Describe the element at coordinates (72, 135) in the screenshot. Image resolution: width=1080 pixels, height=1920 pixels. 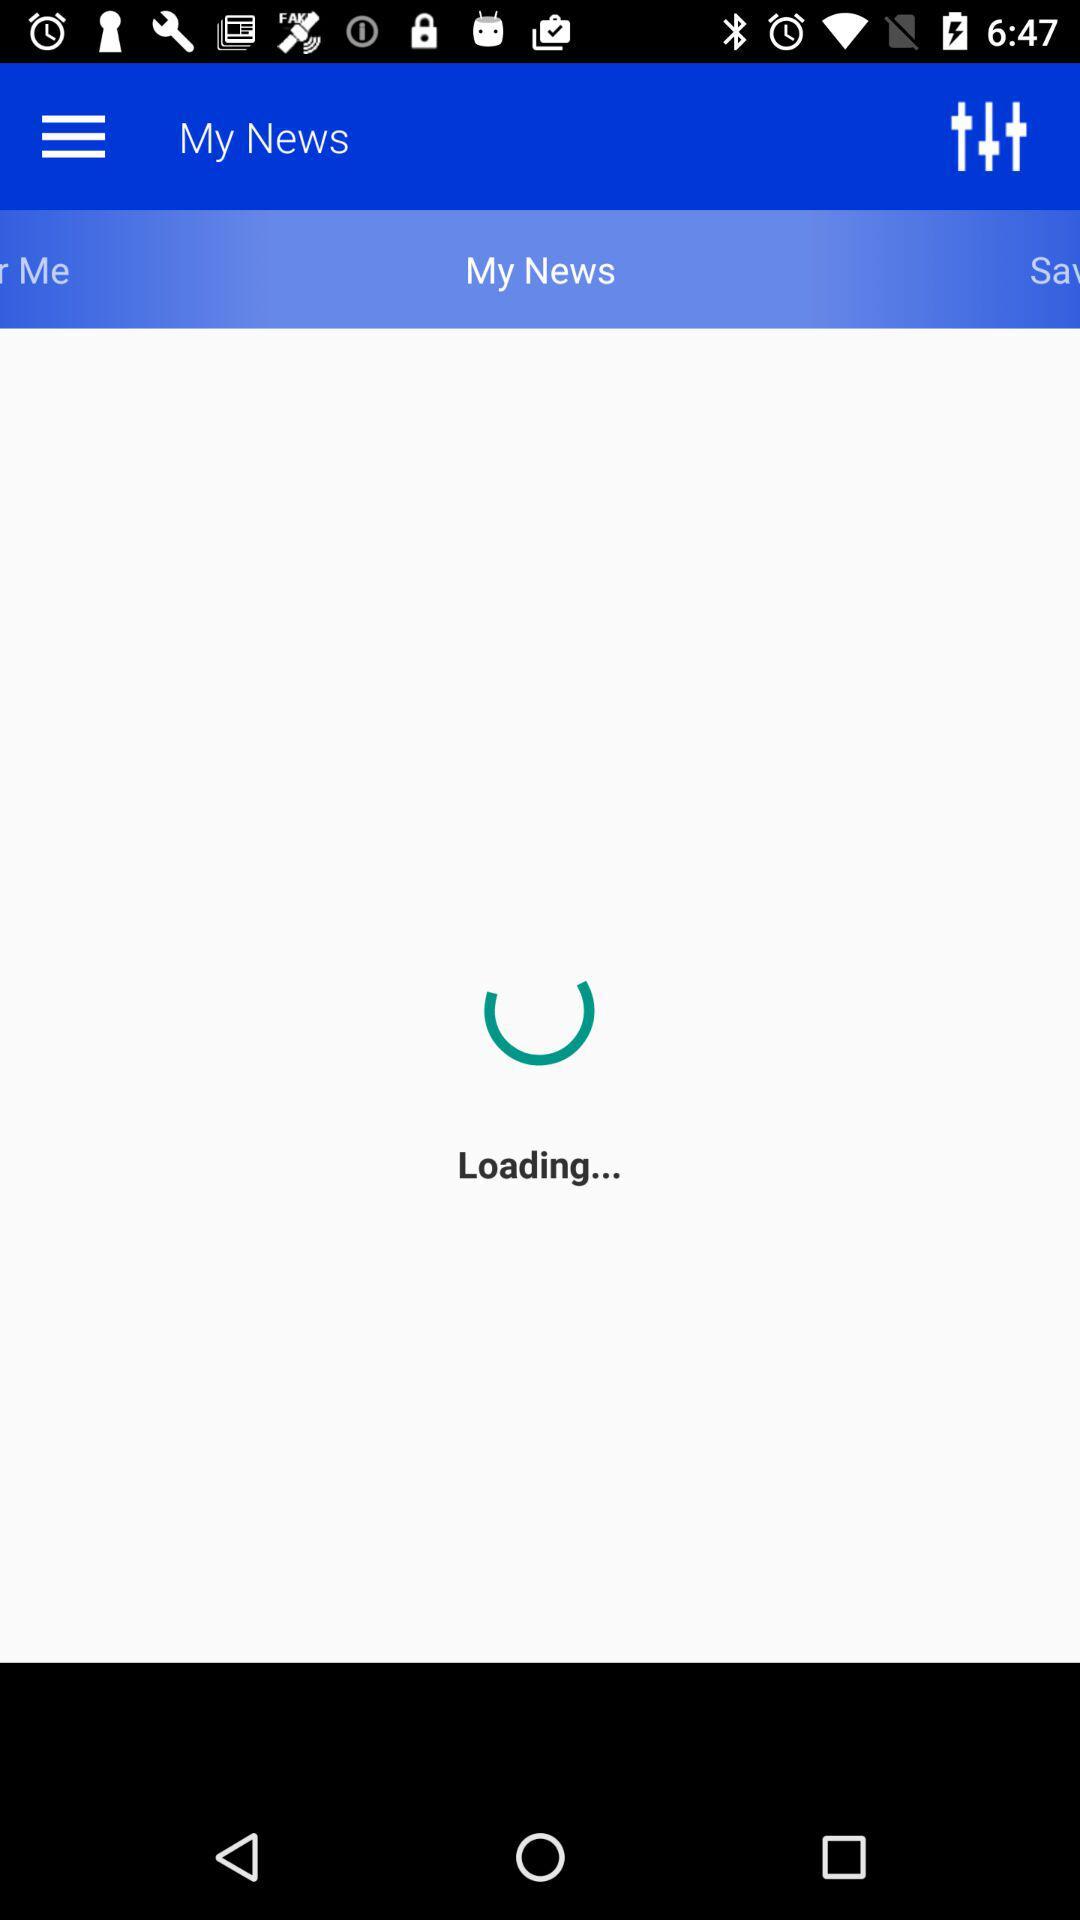
I see `open menu` at that location.